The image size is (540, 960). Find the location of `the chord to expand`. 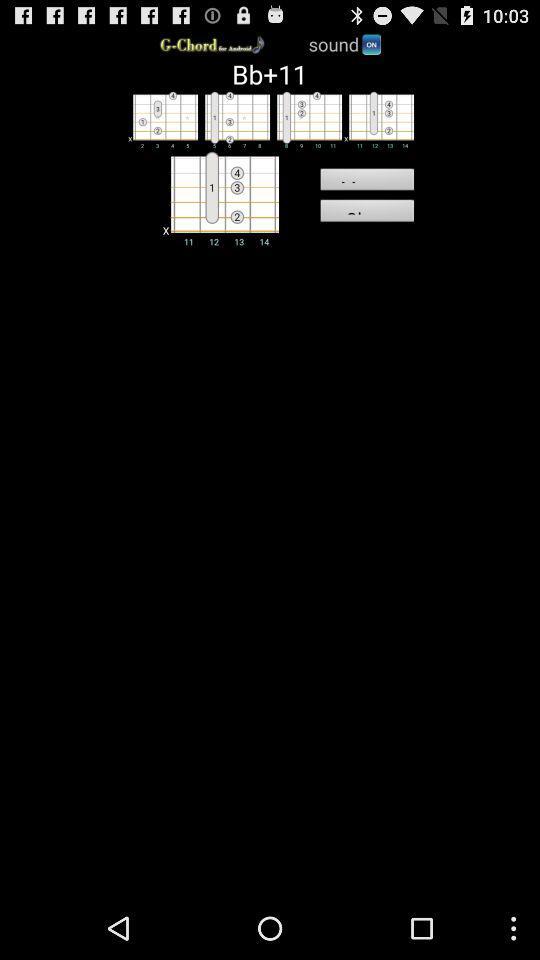

the chord to expand is located at coordinates (217, 197).